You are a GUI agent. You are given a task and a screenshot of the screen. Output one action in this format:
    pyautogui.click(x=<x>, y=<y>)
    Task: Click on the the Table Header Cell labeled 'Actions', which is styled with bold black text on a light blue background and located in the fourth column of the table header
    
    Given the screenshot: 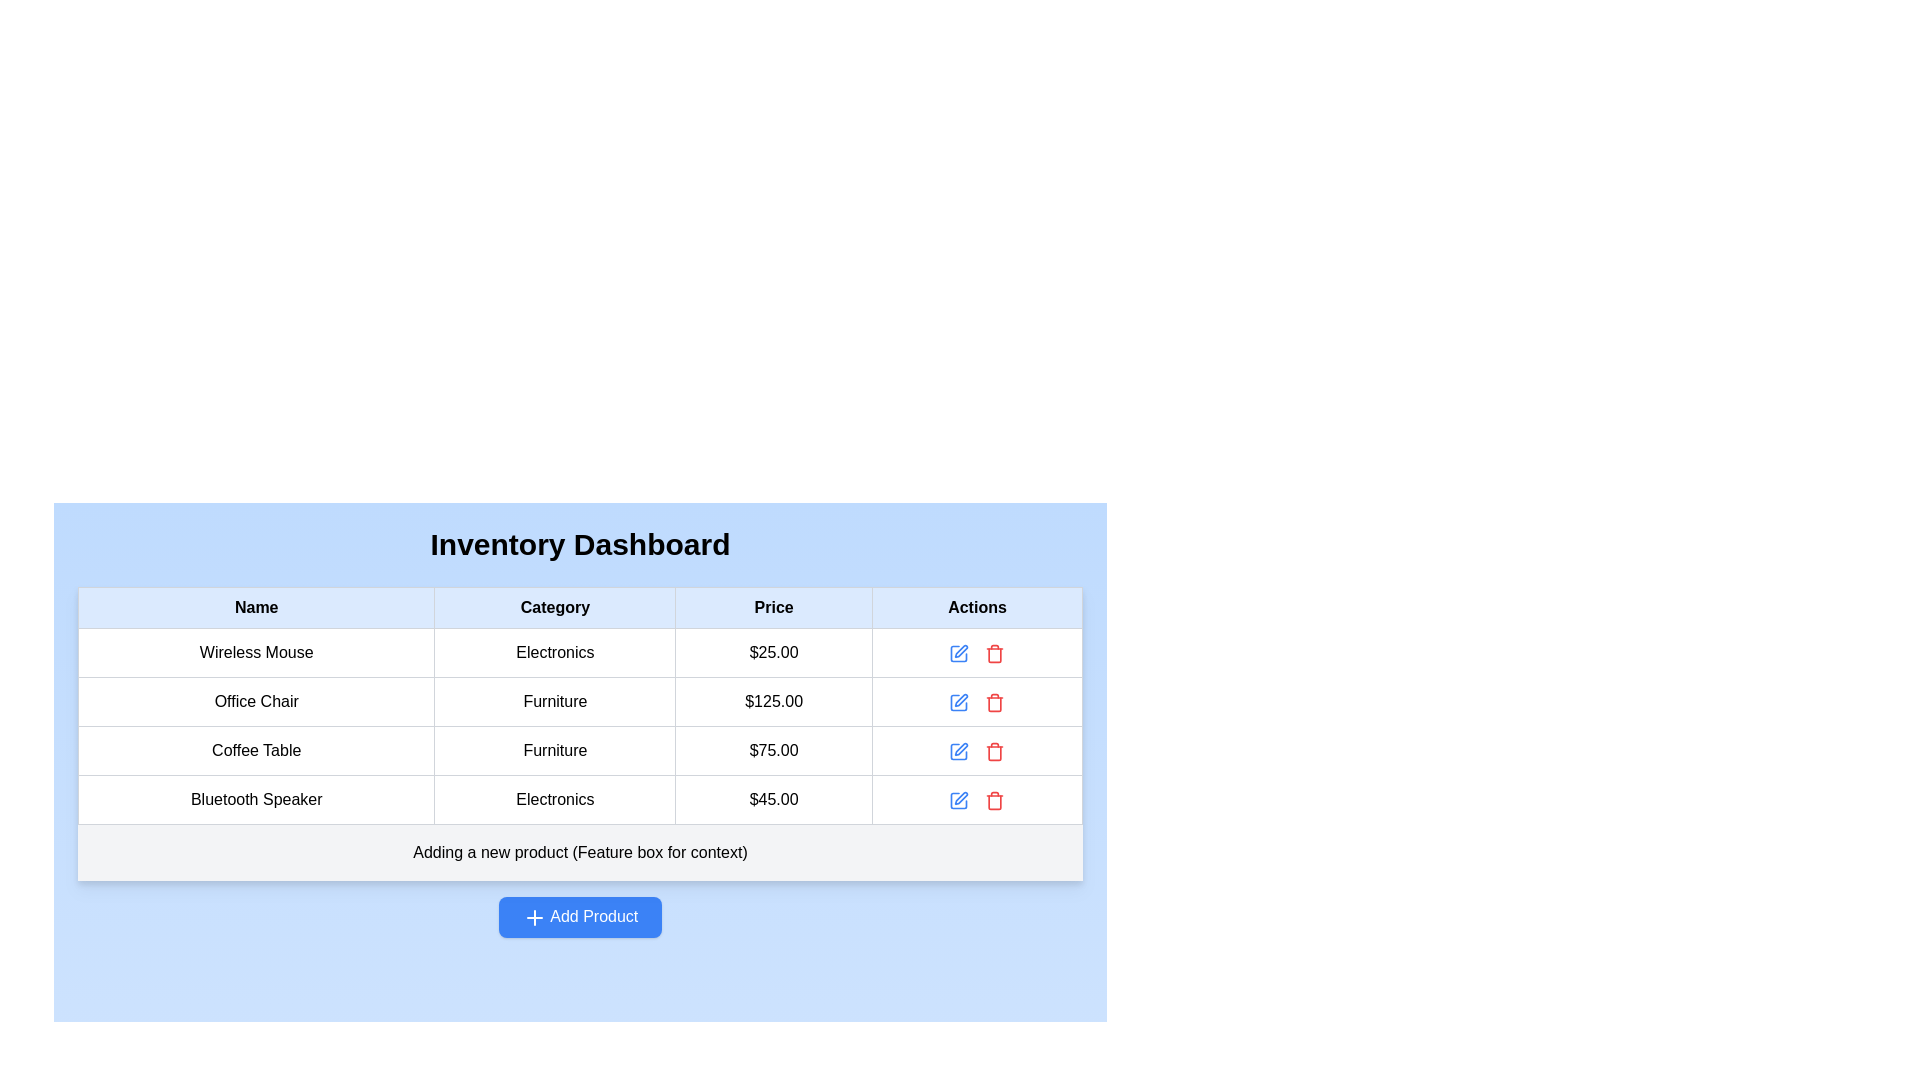 What is the action you would take?
    pyautogui.click(x=977, y=607)
    